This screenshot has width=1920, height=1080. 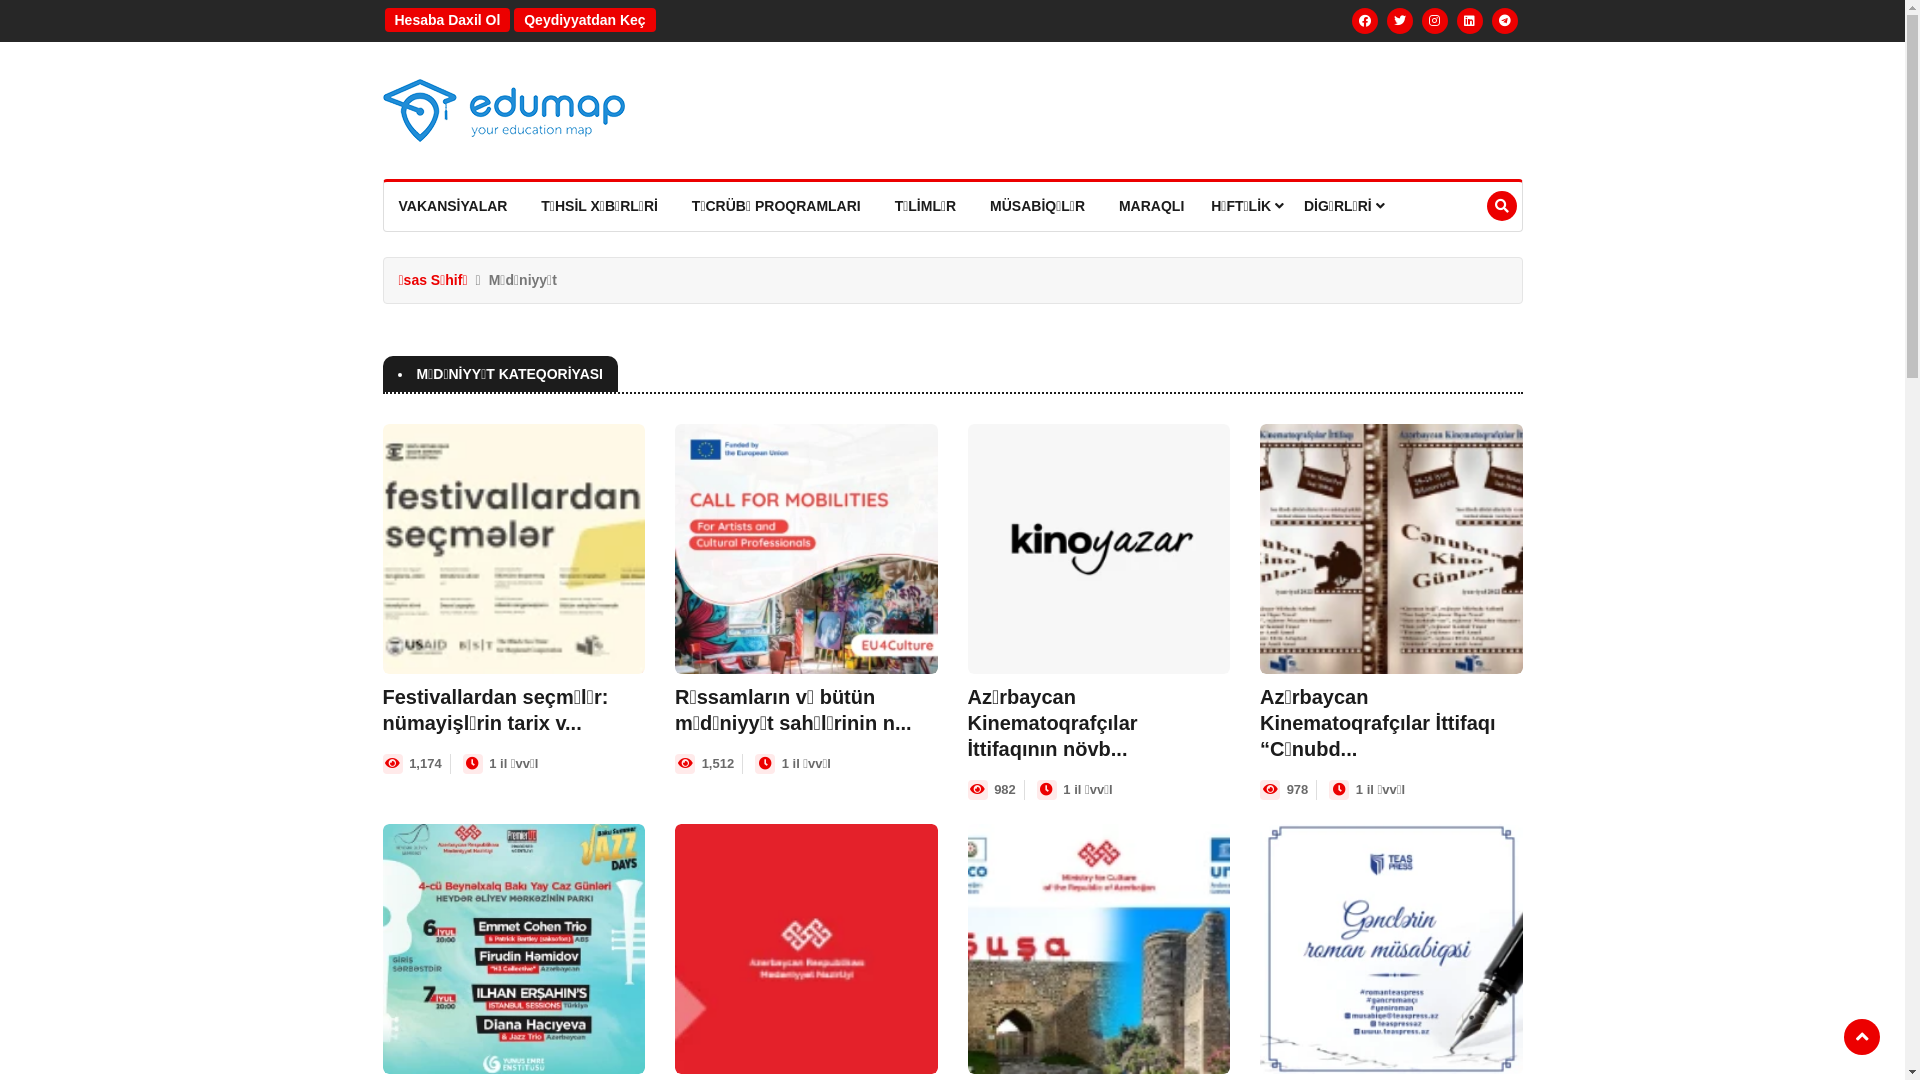 What do you see at coordinates (1151, 206) in the screenshot?
I see `'MARAQLI'` at bounding box center [1151, 206].